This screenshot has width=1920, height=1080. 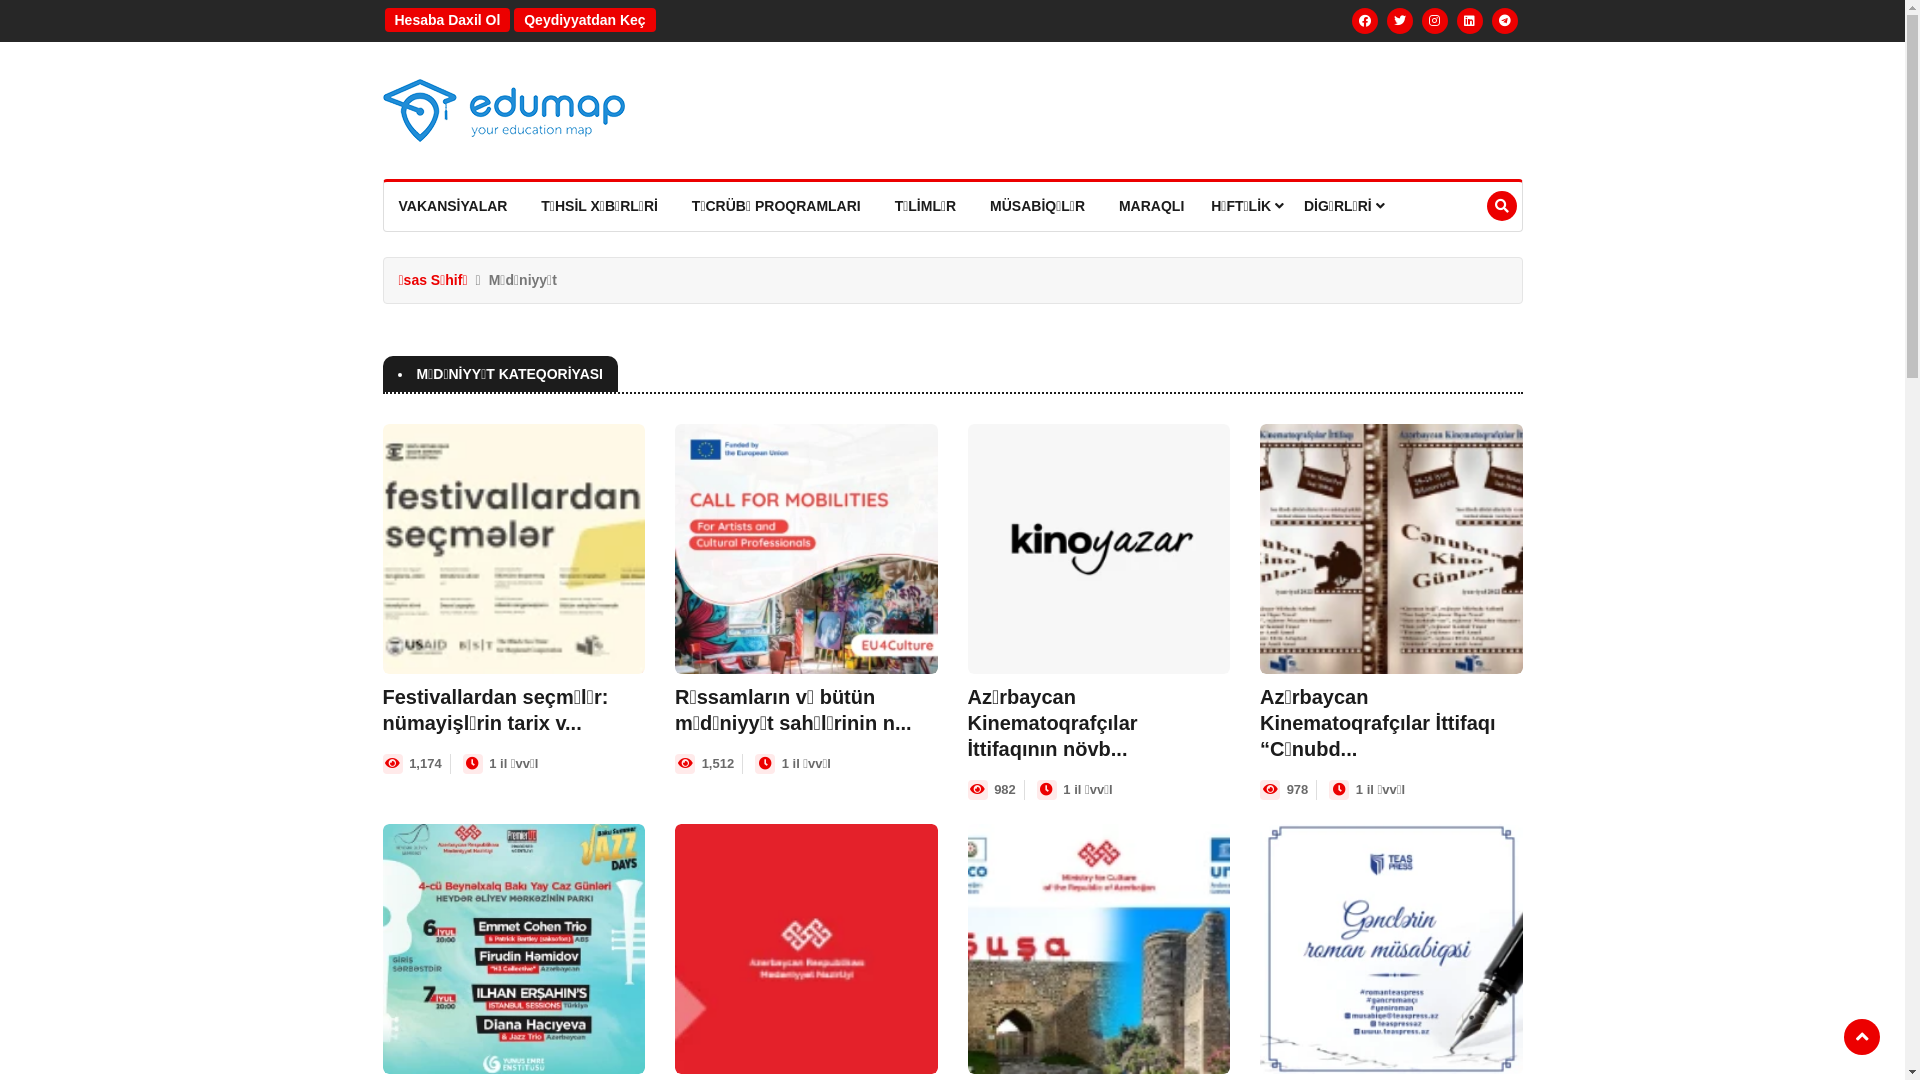 What do you see at coordinates (1151, 206) in the screenshot?
I see `'MARAQLI'` at bounding box center [1151, 206].